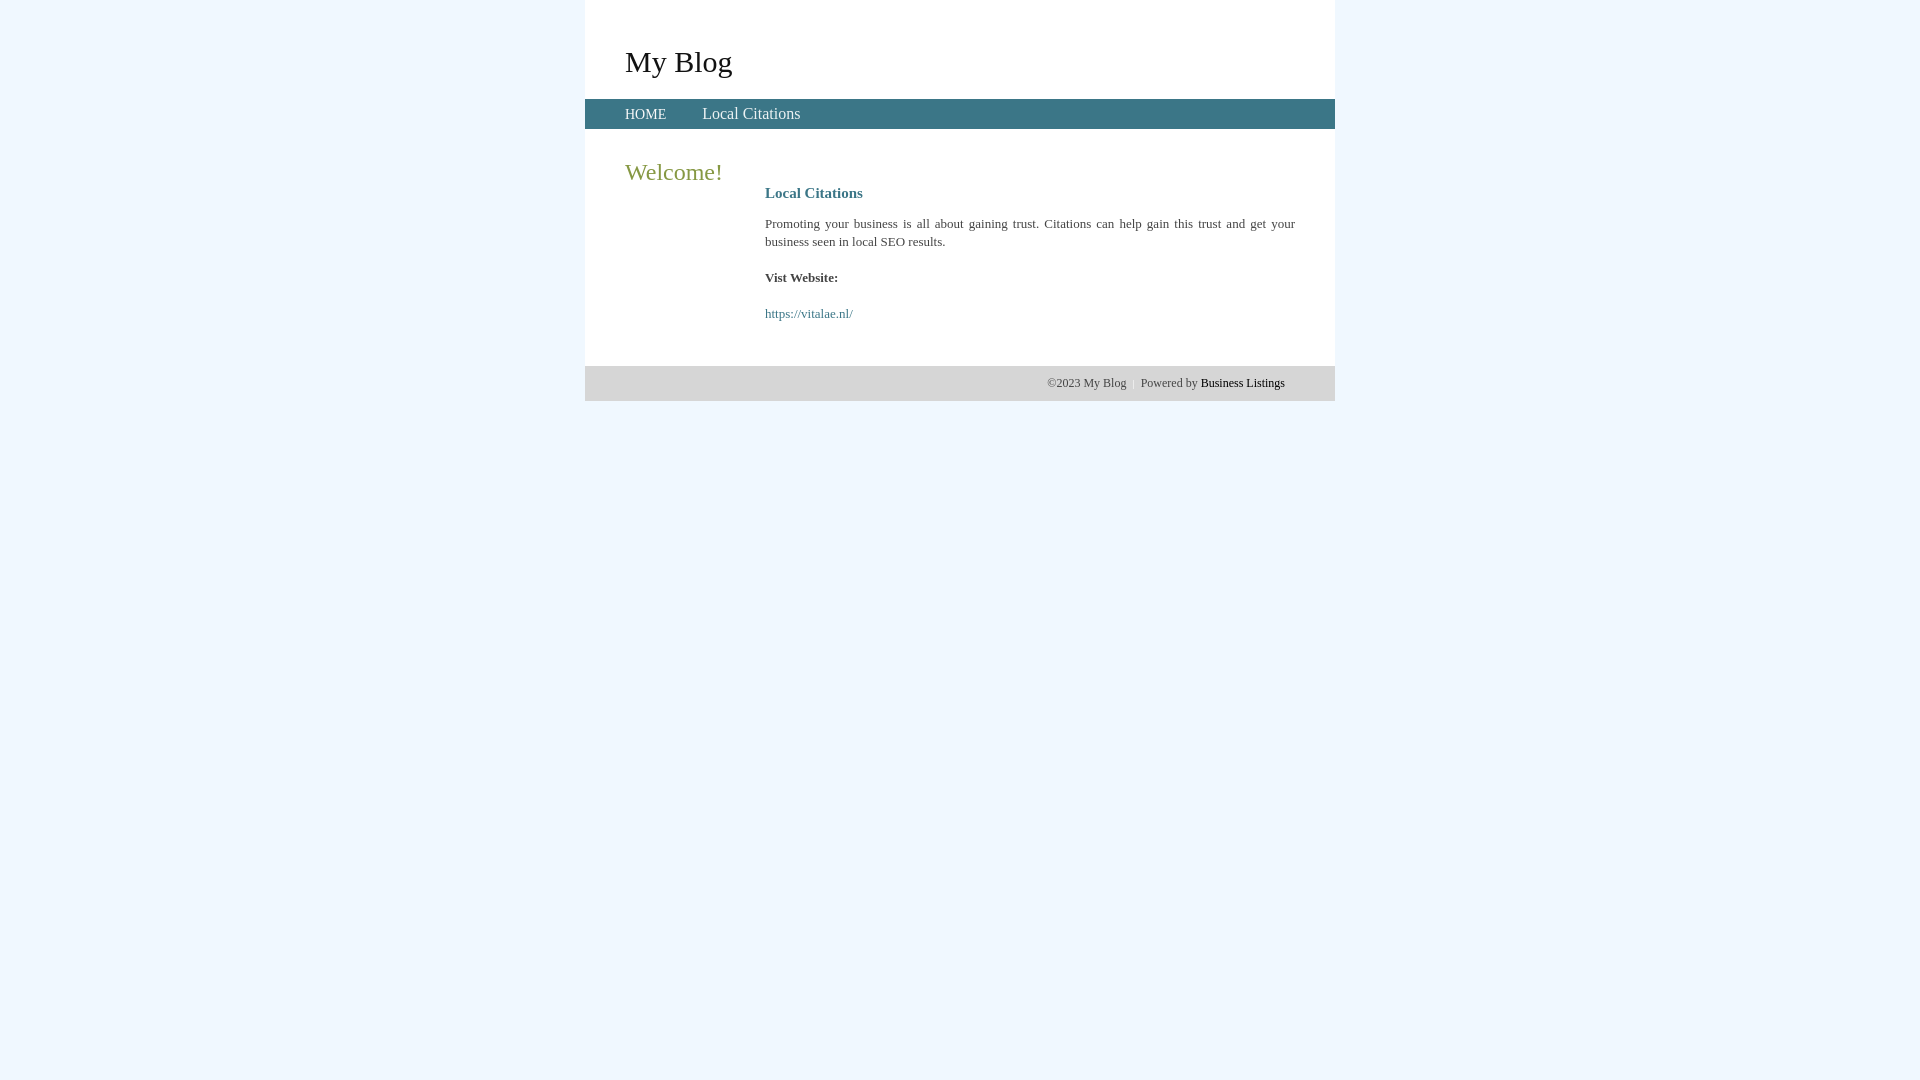 The image size is (1920, 1080). What do you see at coordinates (763, 313) in the screenshot?
I see `'https://vitalae.nl/'` at bounding box center [763, 313].